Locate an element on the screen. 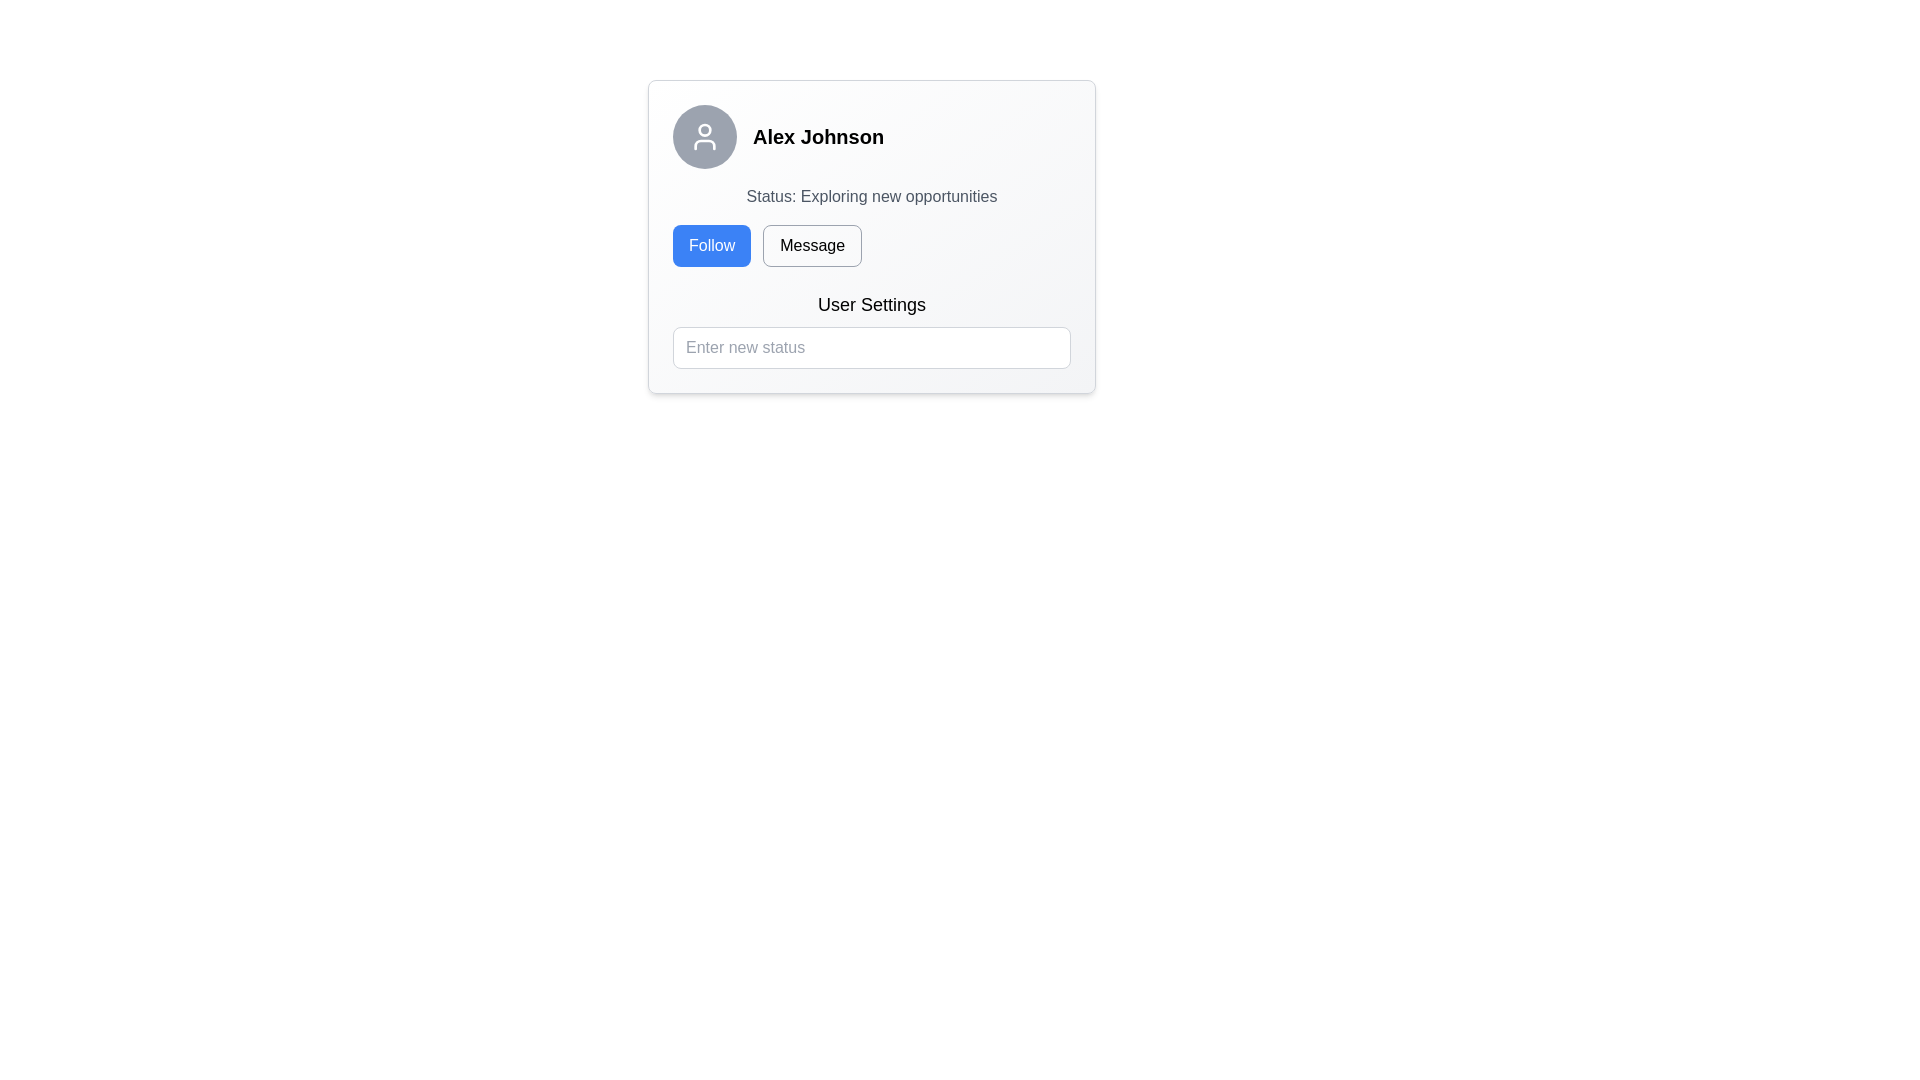  the follow button located at the top-left corner of the button group, which is below the user profile information section, to initiate a follow request is located at coordinates (711, 245).